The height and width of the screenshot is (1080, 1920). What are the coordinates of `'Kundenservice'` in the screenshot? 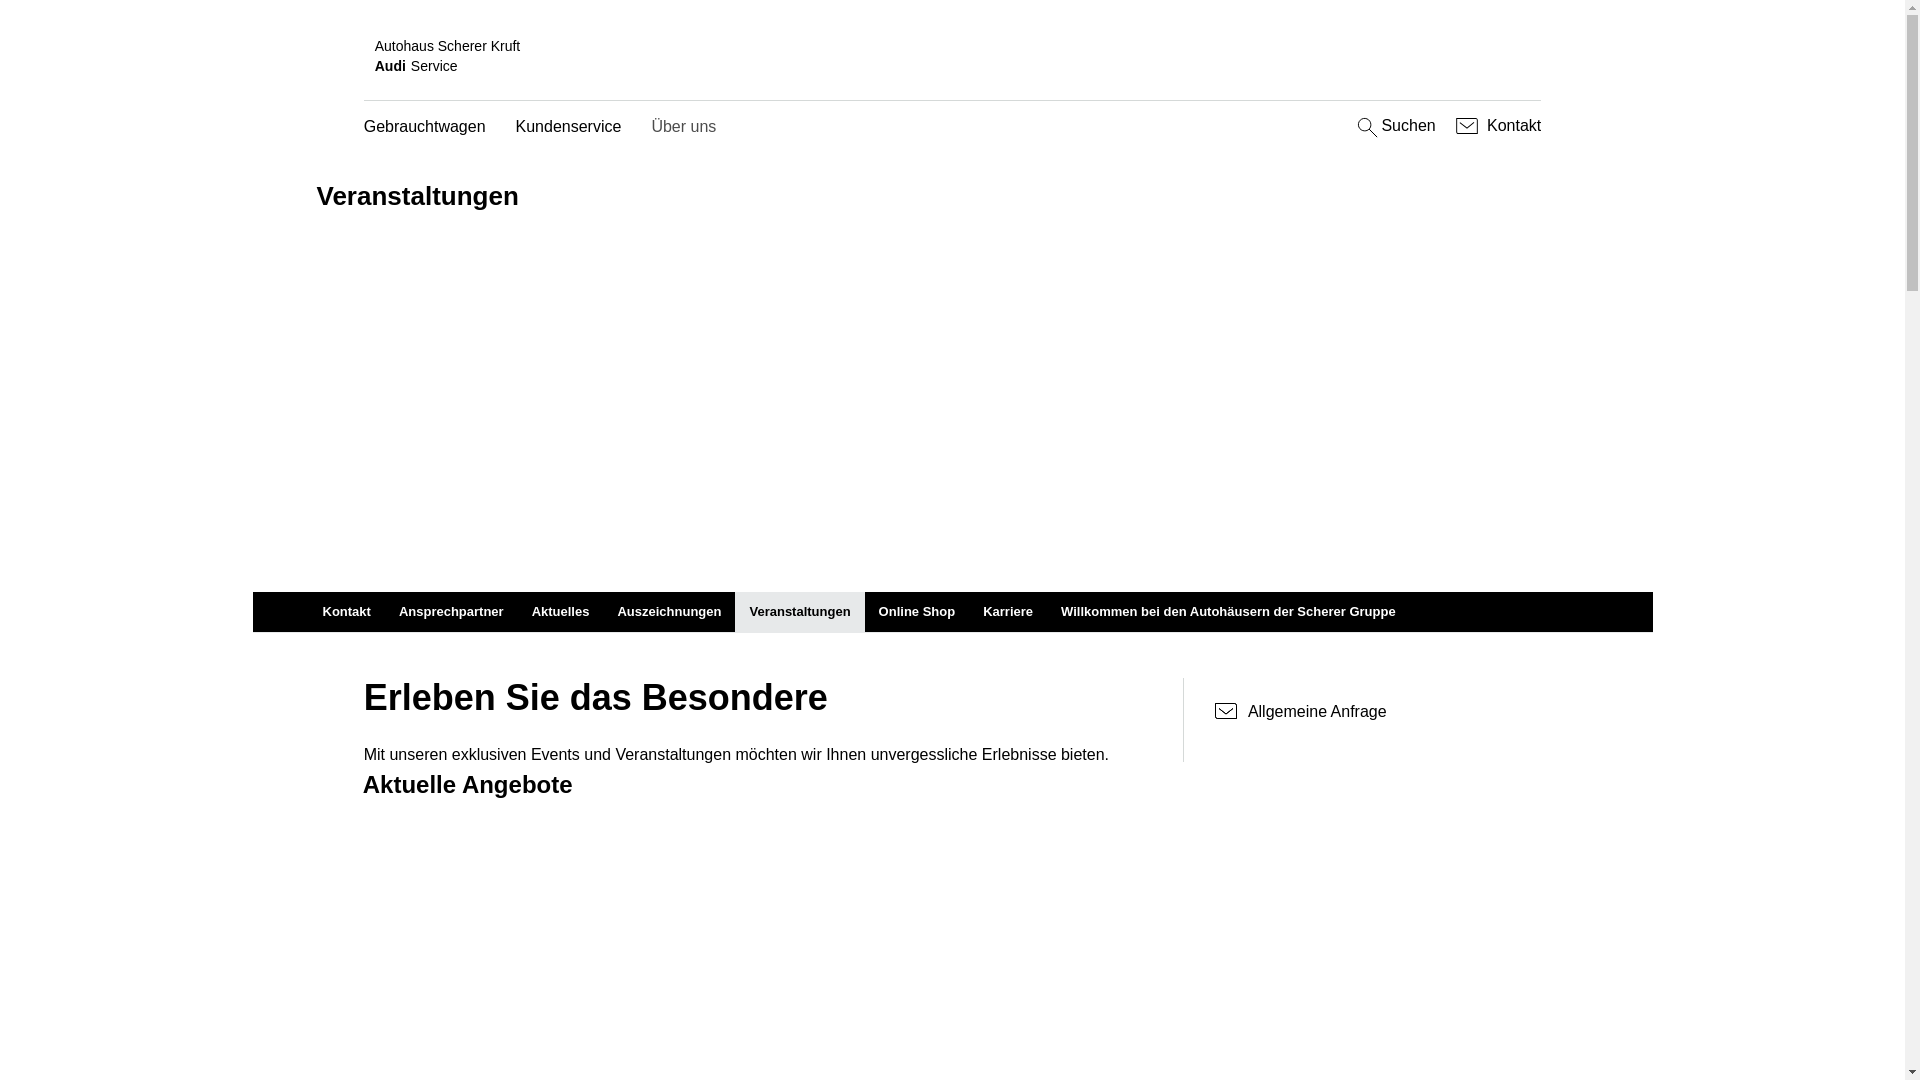 It's located at (568, 127).